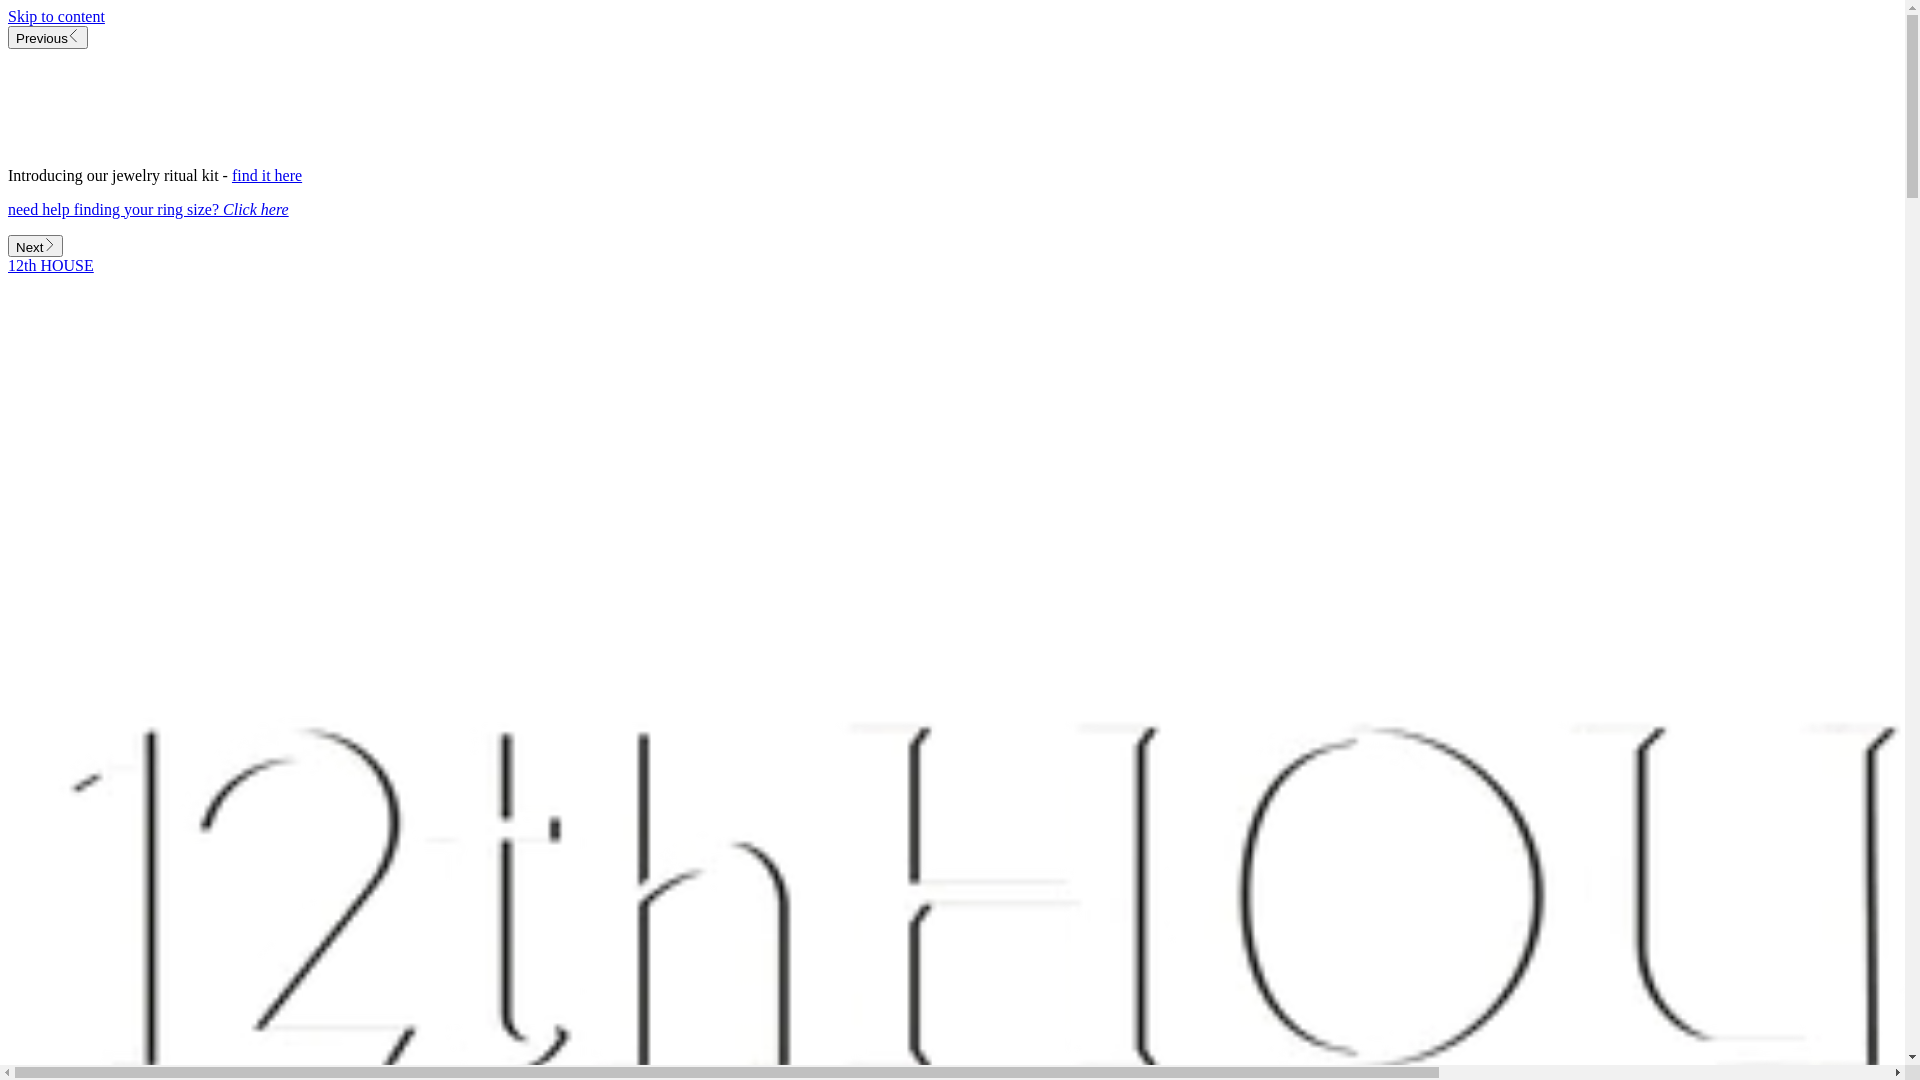  What do you see at coordinates (35, 244) in the screenshot?
I see `'Next'` at bounding box center [35, 244].